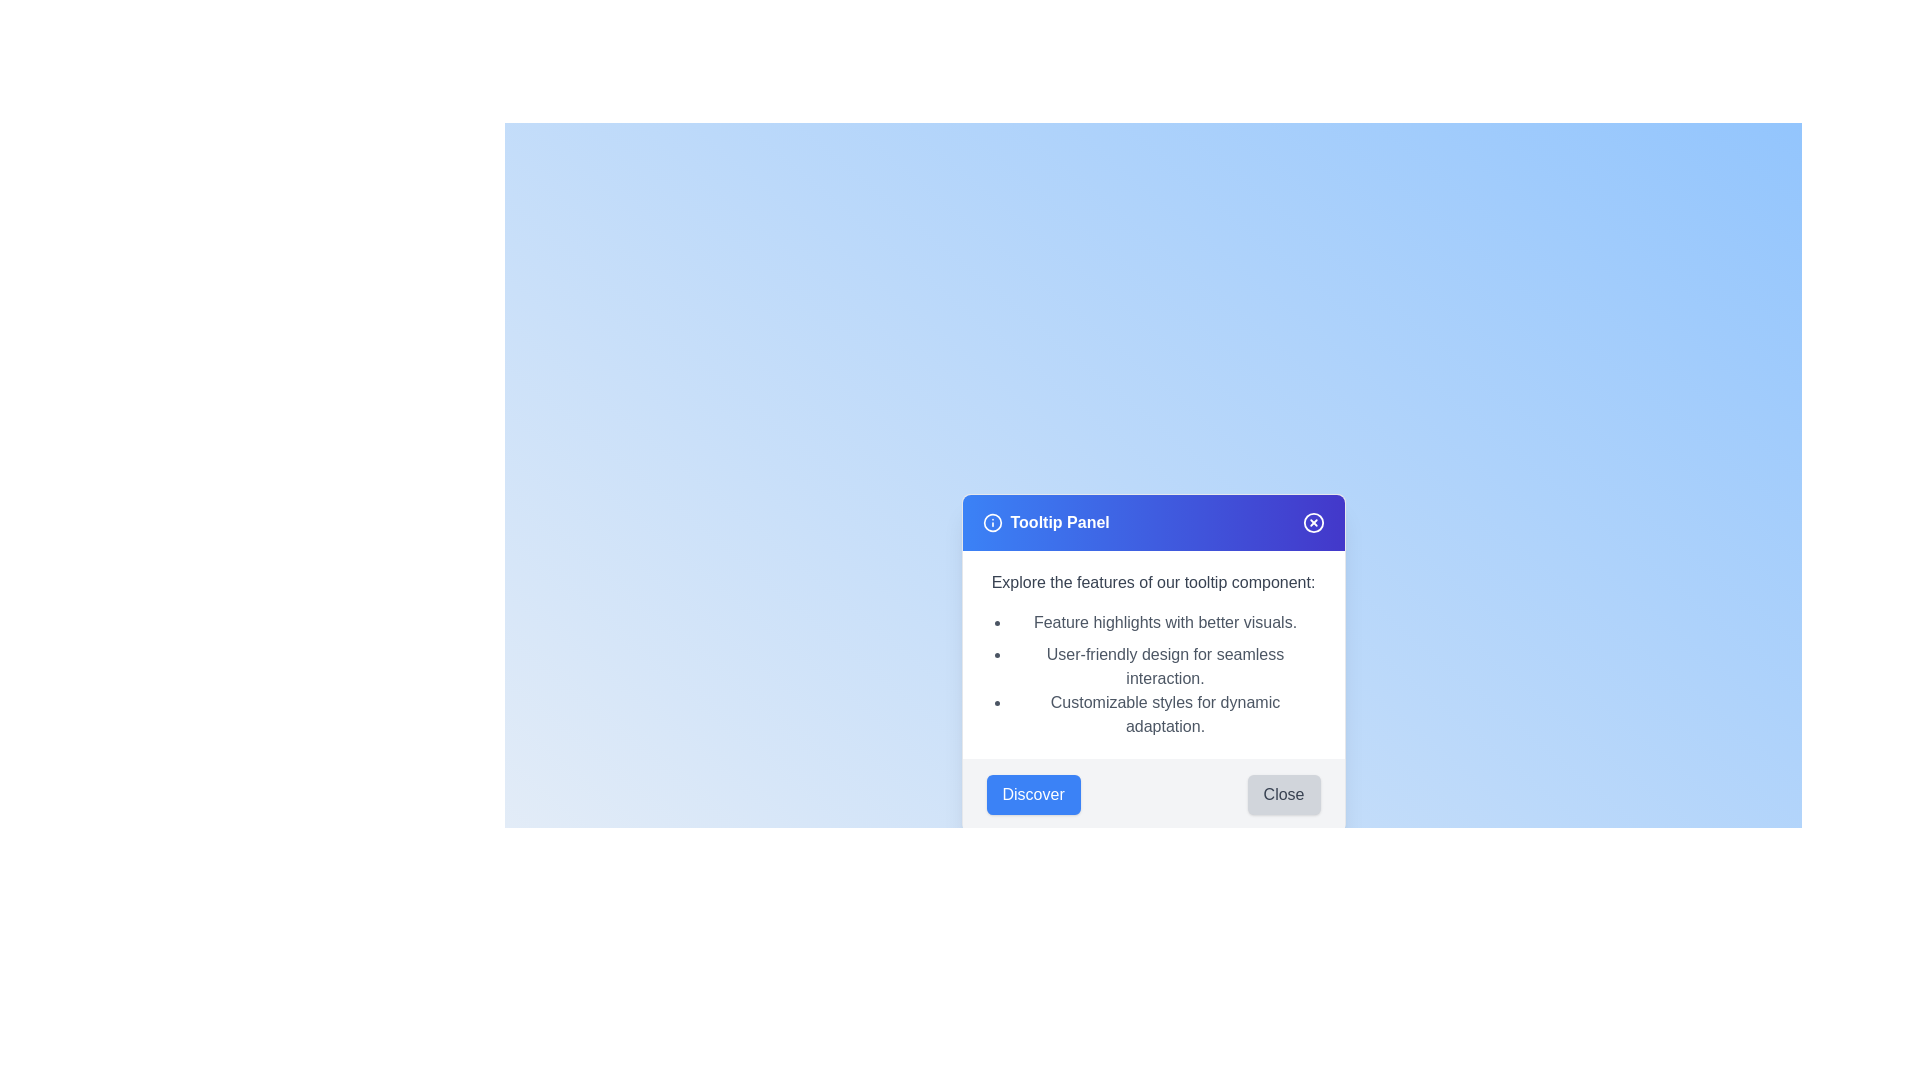  Describe the element at coordinates (1045, 522) in the screenshot. I see `the 'Tooltip Panel' label with an adjacent information icon` at that location.